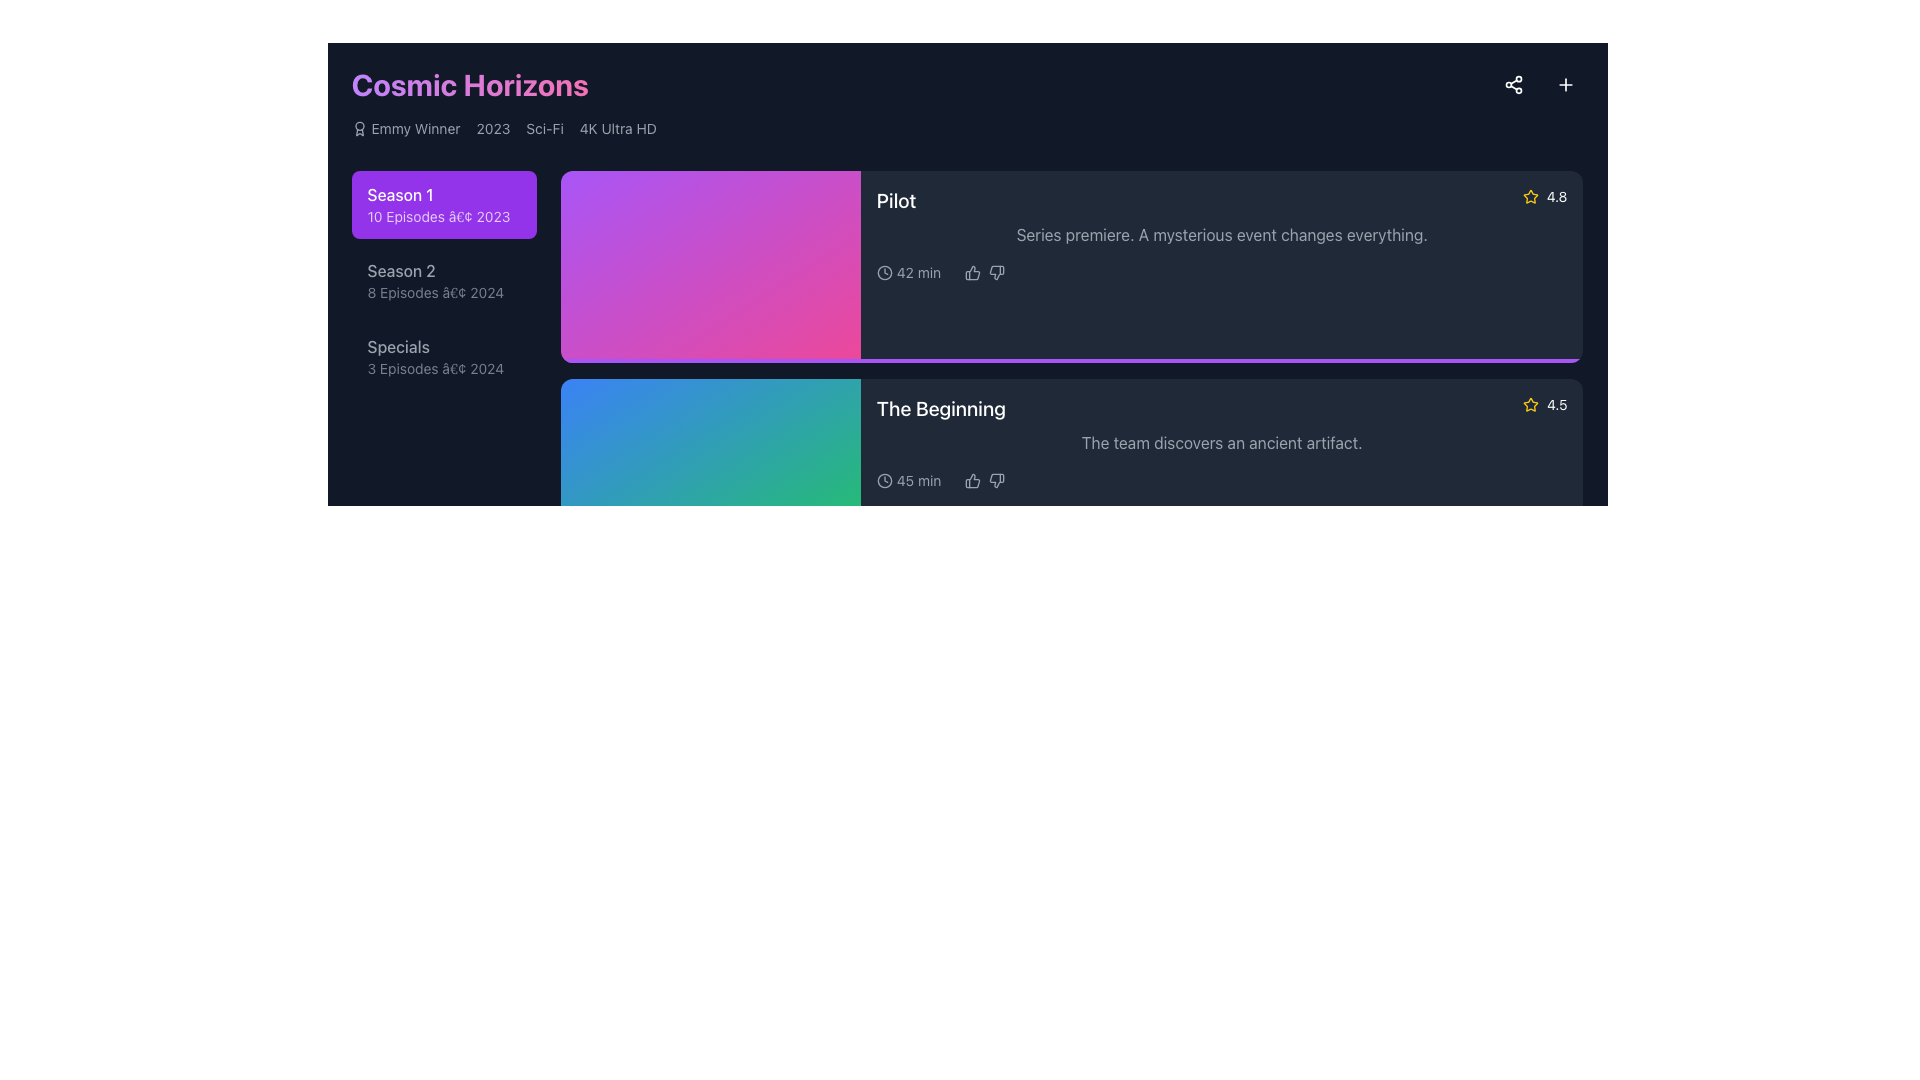  I want to click on the Emmy award winner label with icon, which is the first item in the horizontal list of show details, positioned below the 'Cosmic Horizons' header, so click(405, 128).